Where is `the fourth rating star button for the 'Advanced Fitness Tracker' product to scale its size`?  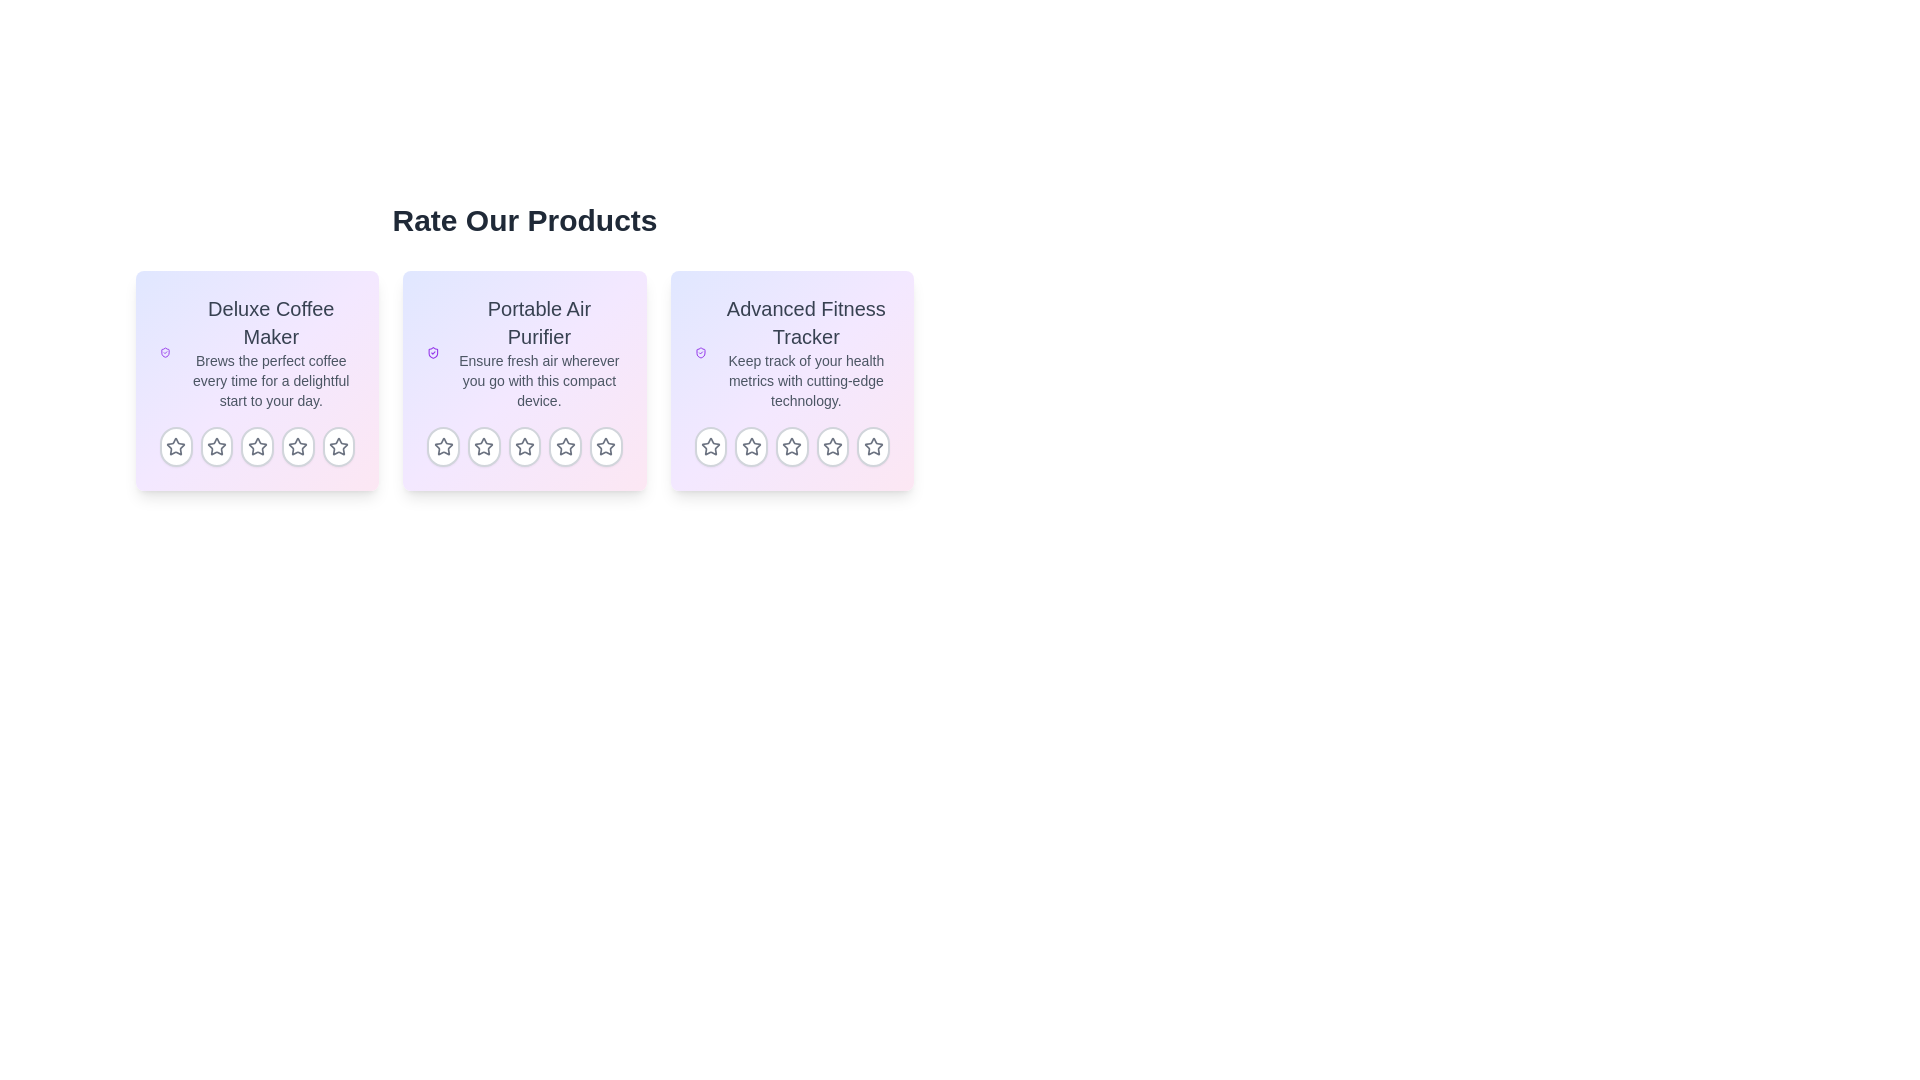
the fourth rating star button for the 'Advanced Fitness Tracker' product to scale its size is located at coordinates (833, 446).